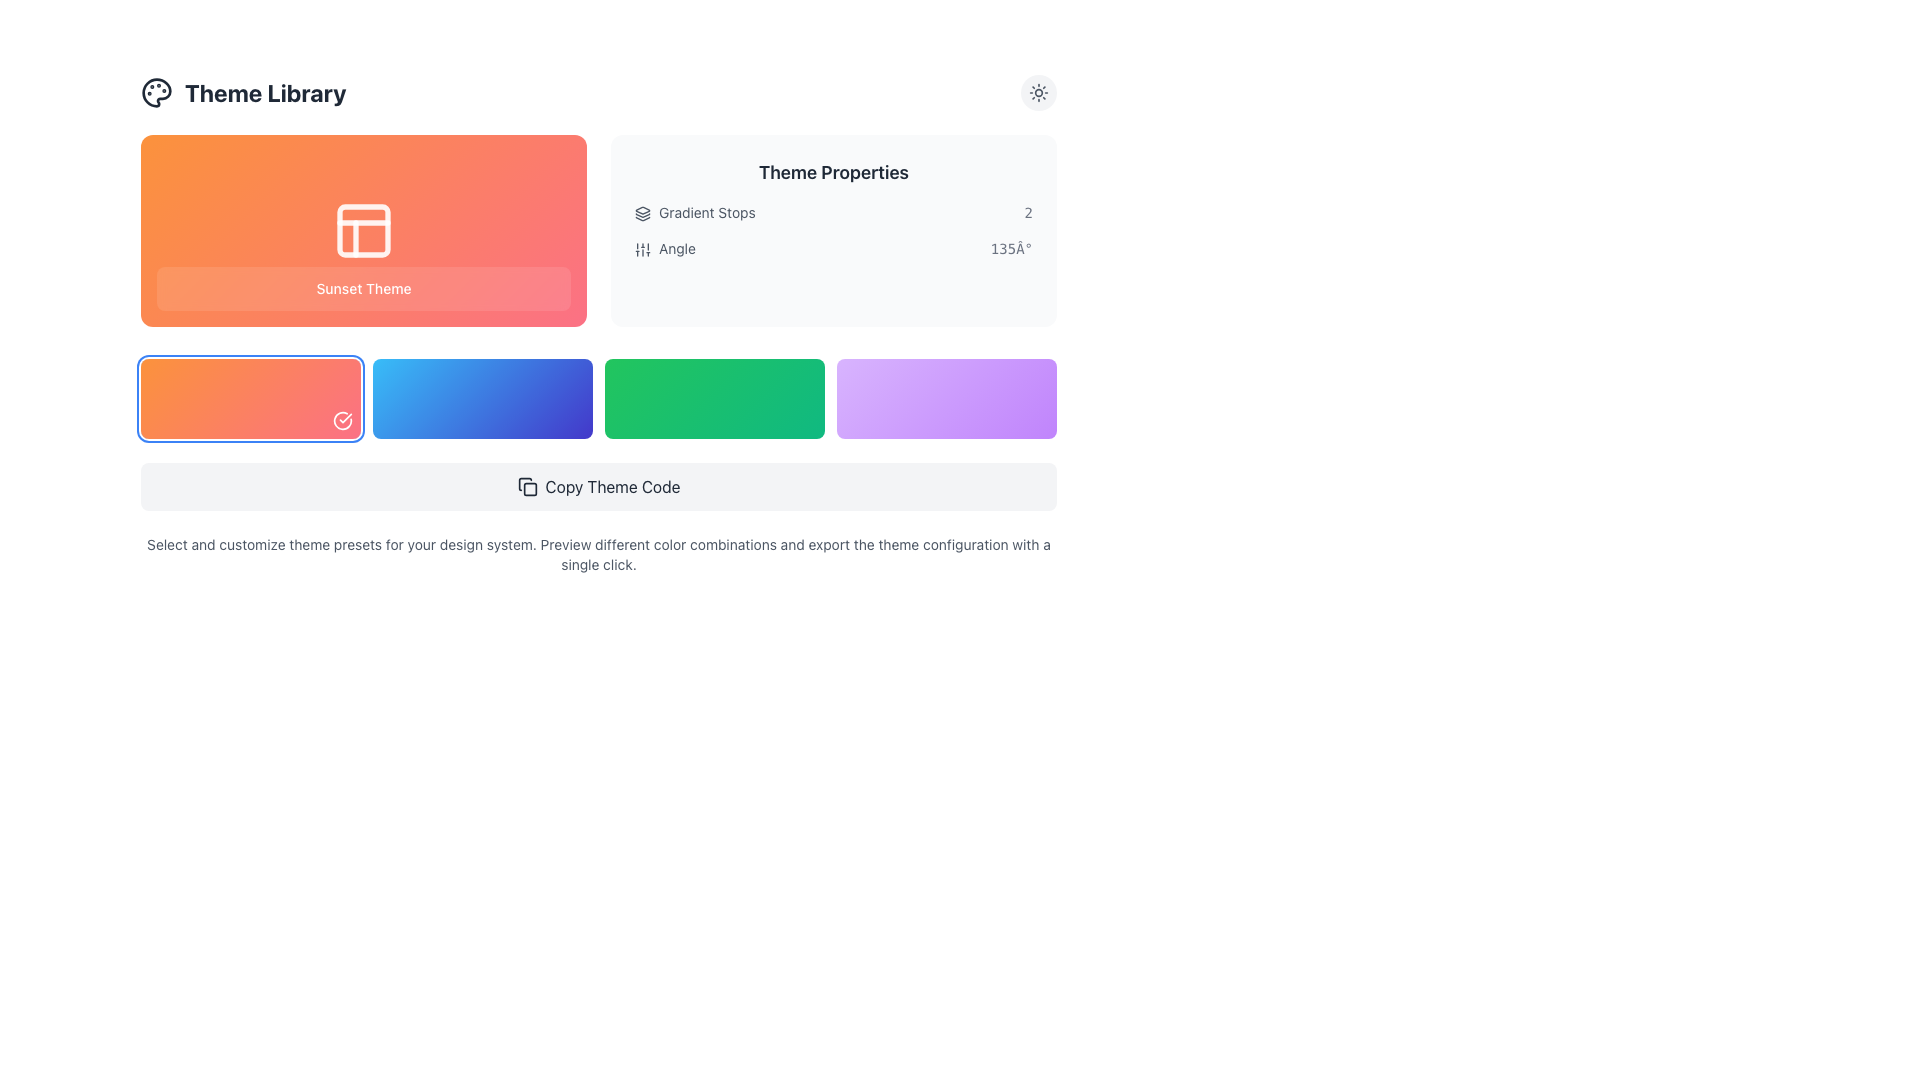  I want to click on the Text Label that describes the gradient block theme, located at the bottom section of the gradient block, centered laterally beneath the graphic icon, so click(364, 289).